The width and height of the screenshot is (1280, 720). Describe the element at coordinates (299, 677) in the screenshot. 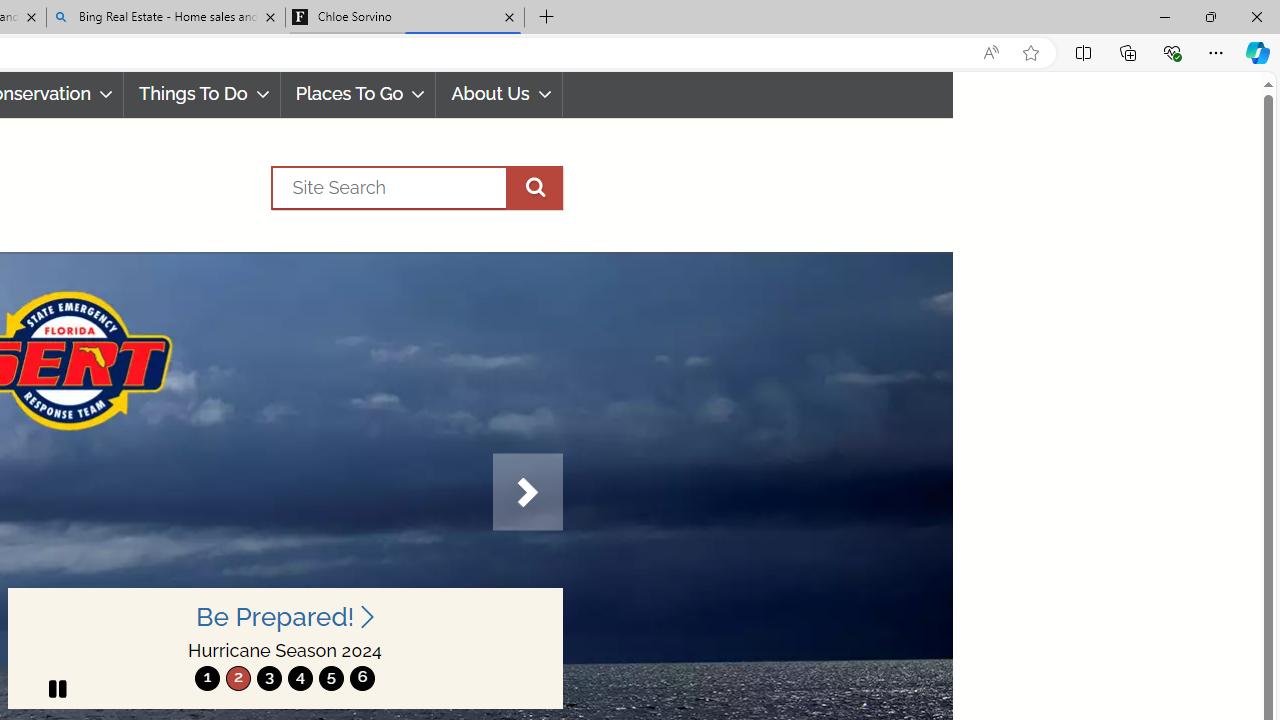

I see `'move to slide 4'` at that location.